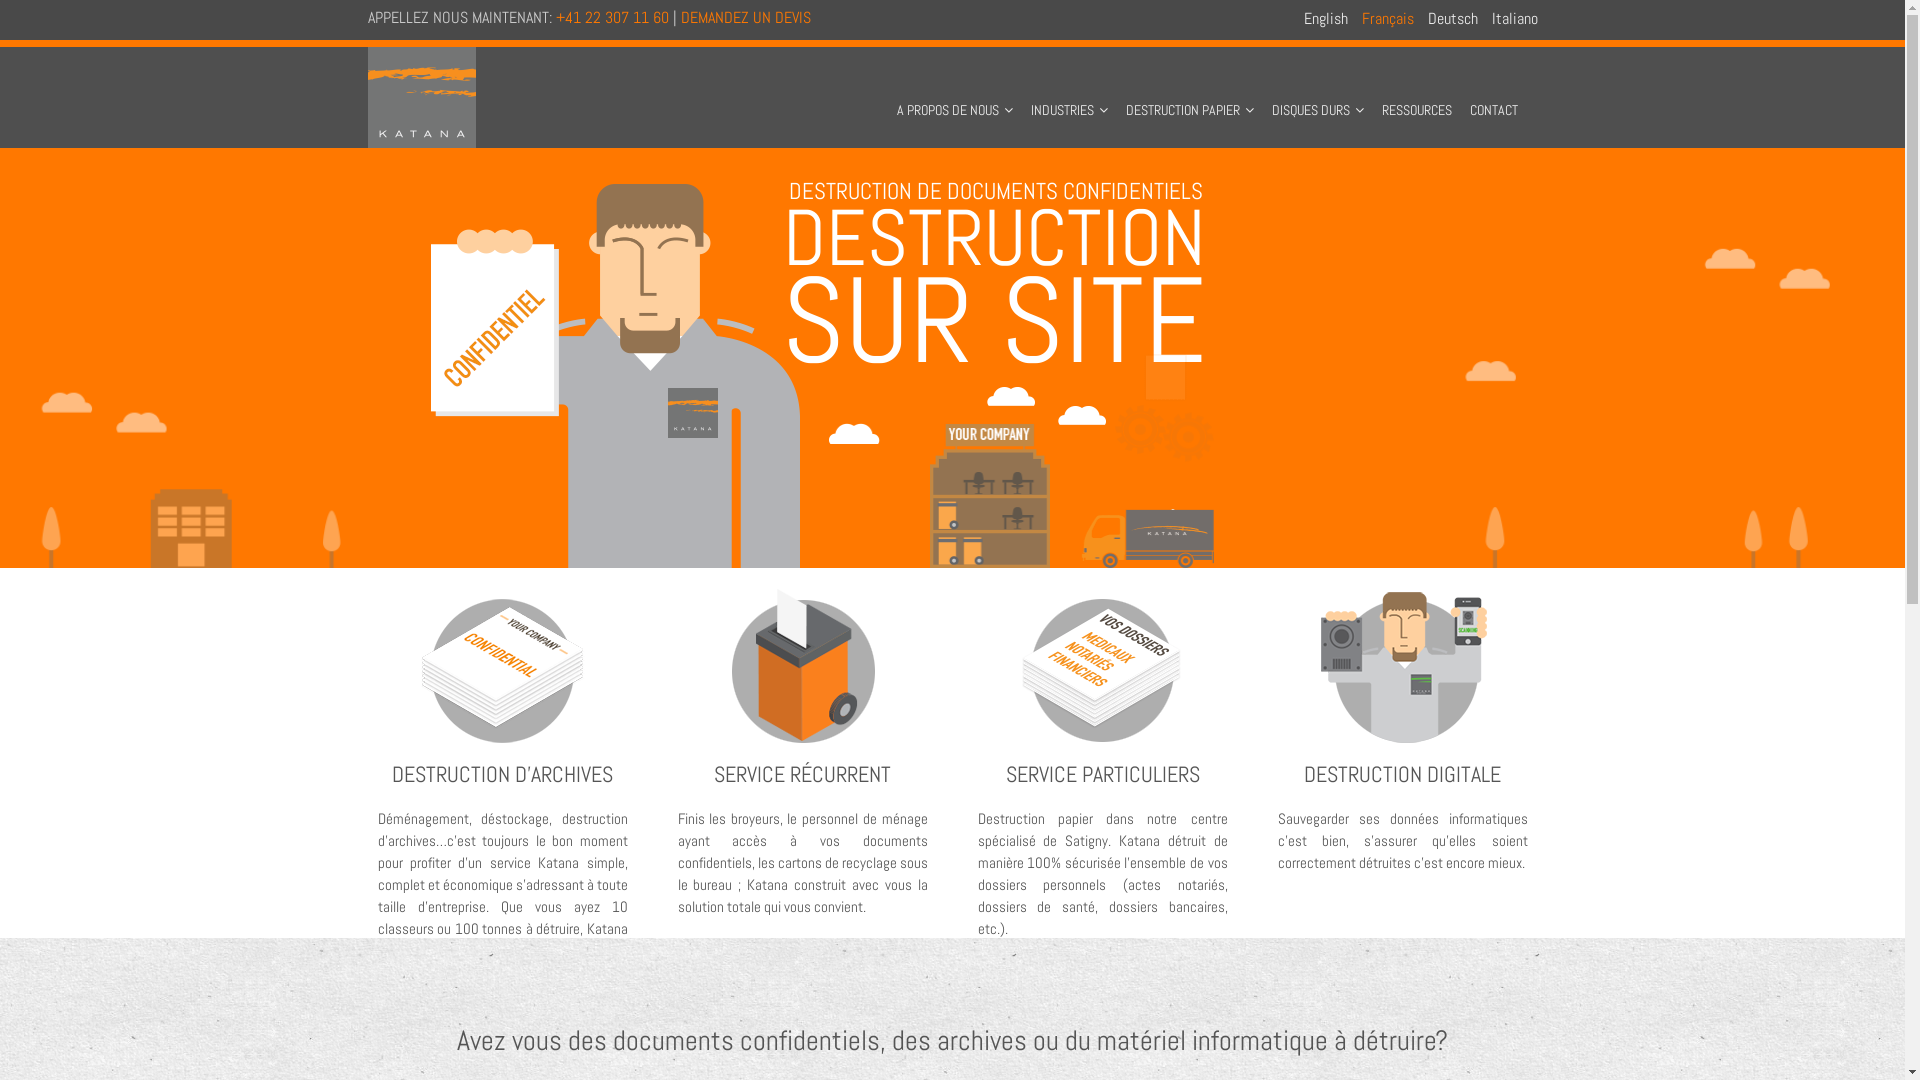  I want to click on 'English', so click(1304, 18).